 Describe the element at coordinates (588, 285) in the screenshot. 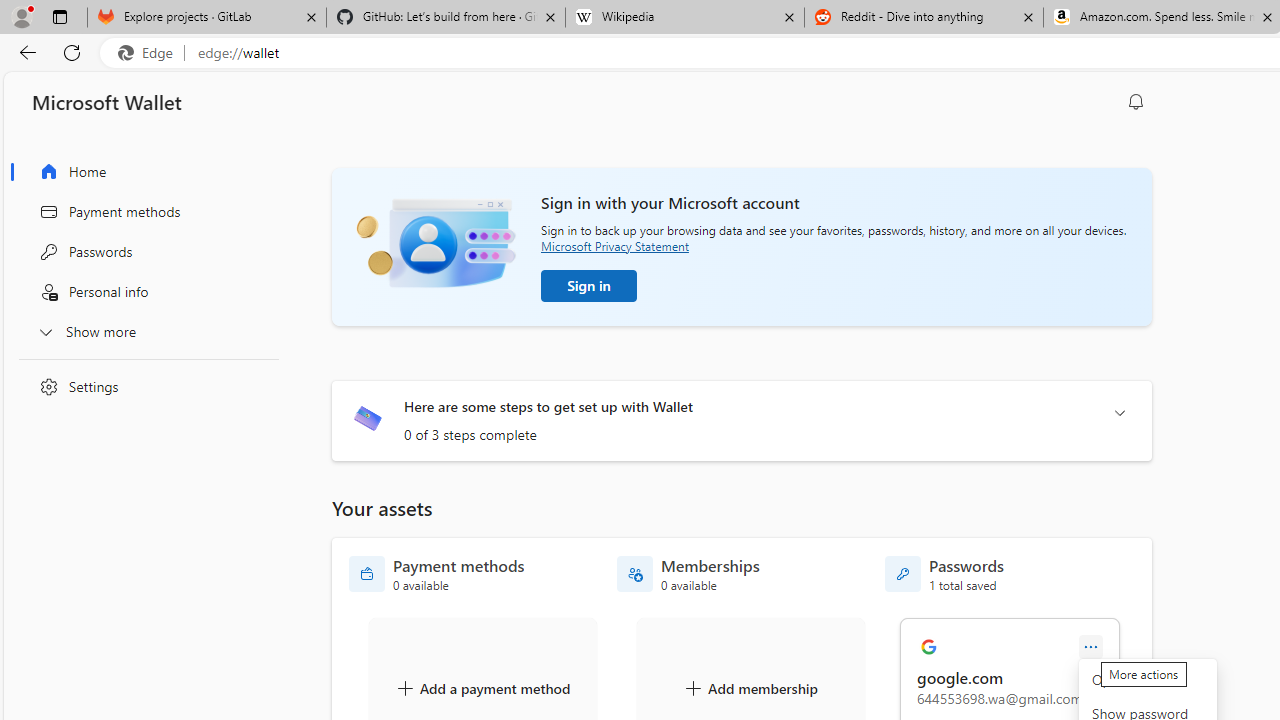

I see `'Sign in'` at that location.